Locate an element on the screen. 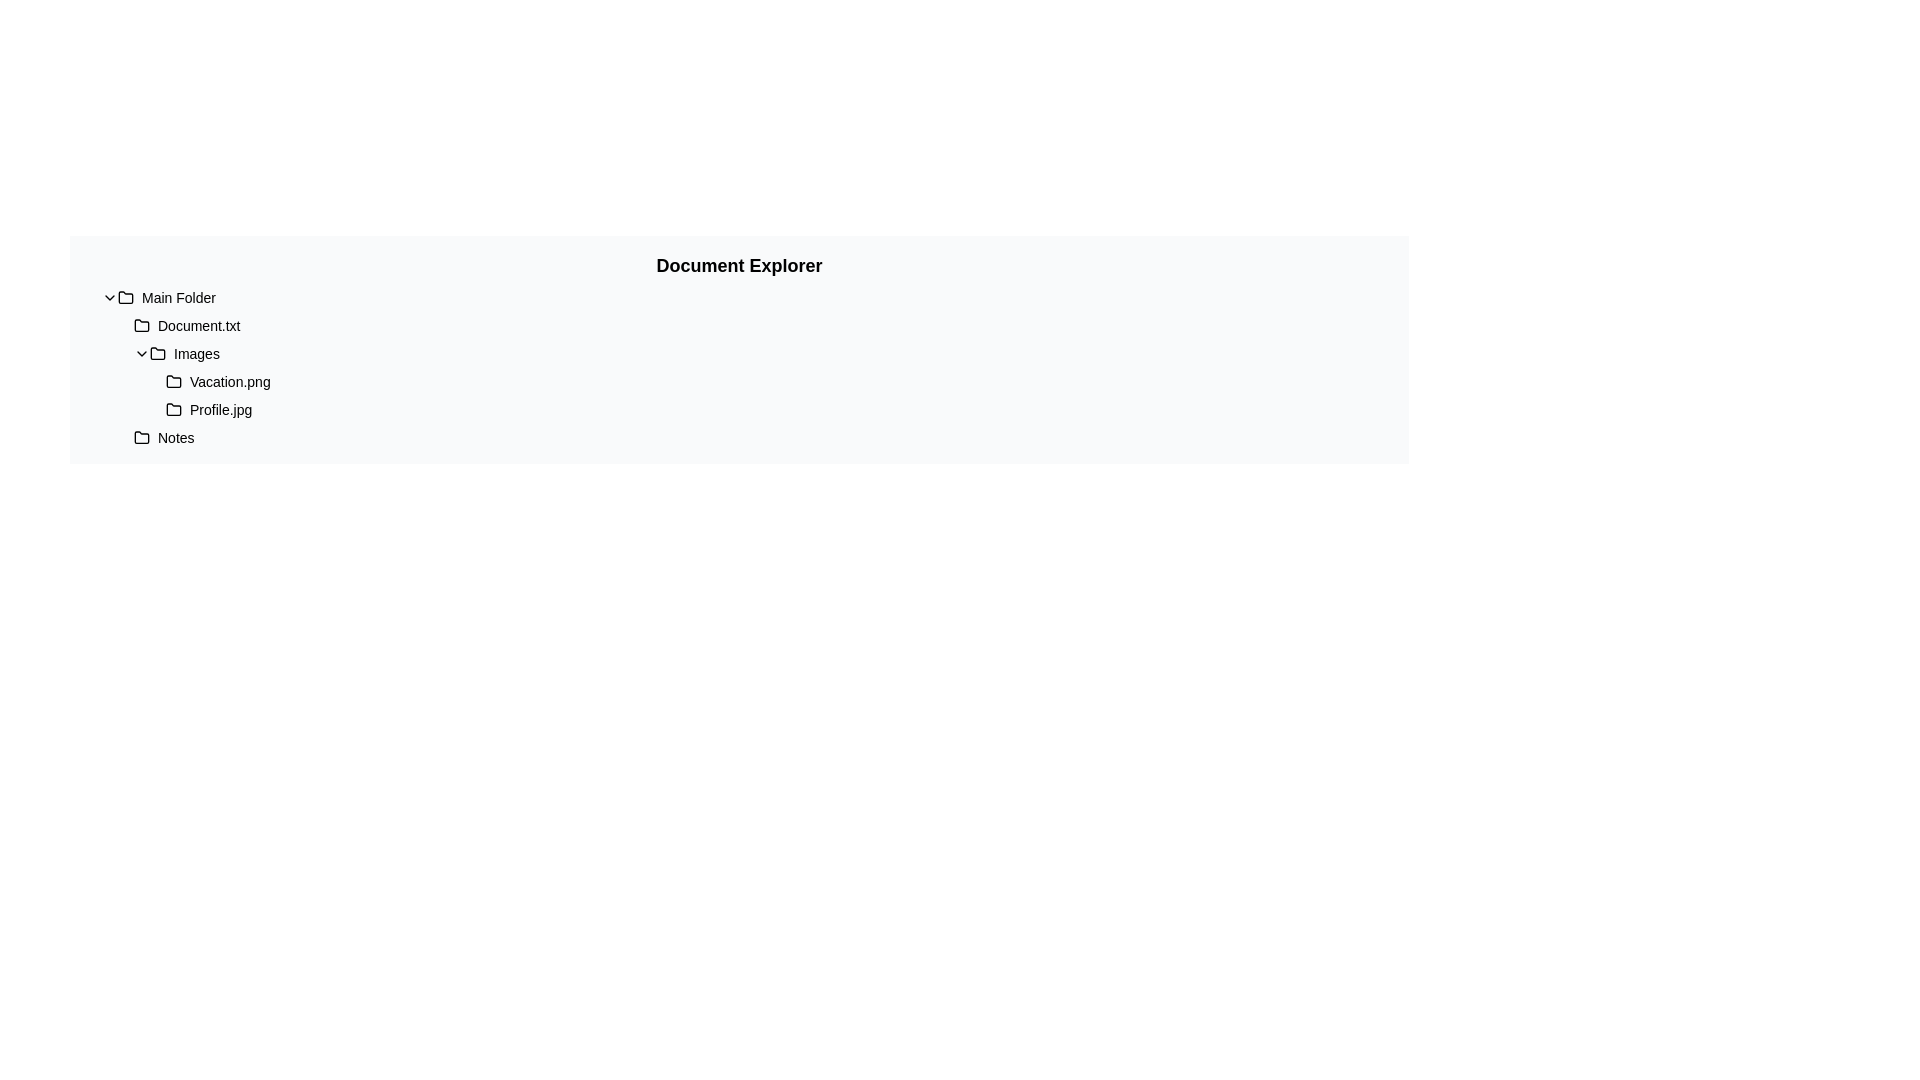 The width and height of the screenshot is (1920, 1080). the folder icon representing the file entry for 'Document.txt' in the Document Explorer interface is located at coordinates (141, 323).